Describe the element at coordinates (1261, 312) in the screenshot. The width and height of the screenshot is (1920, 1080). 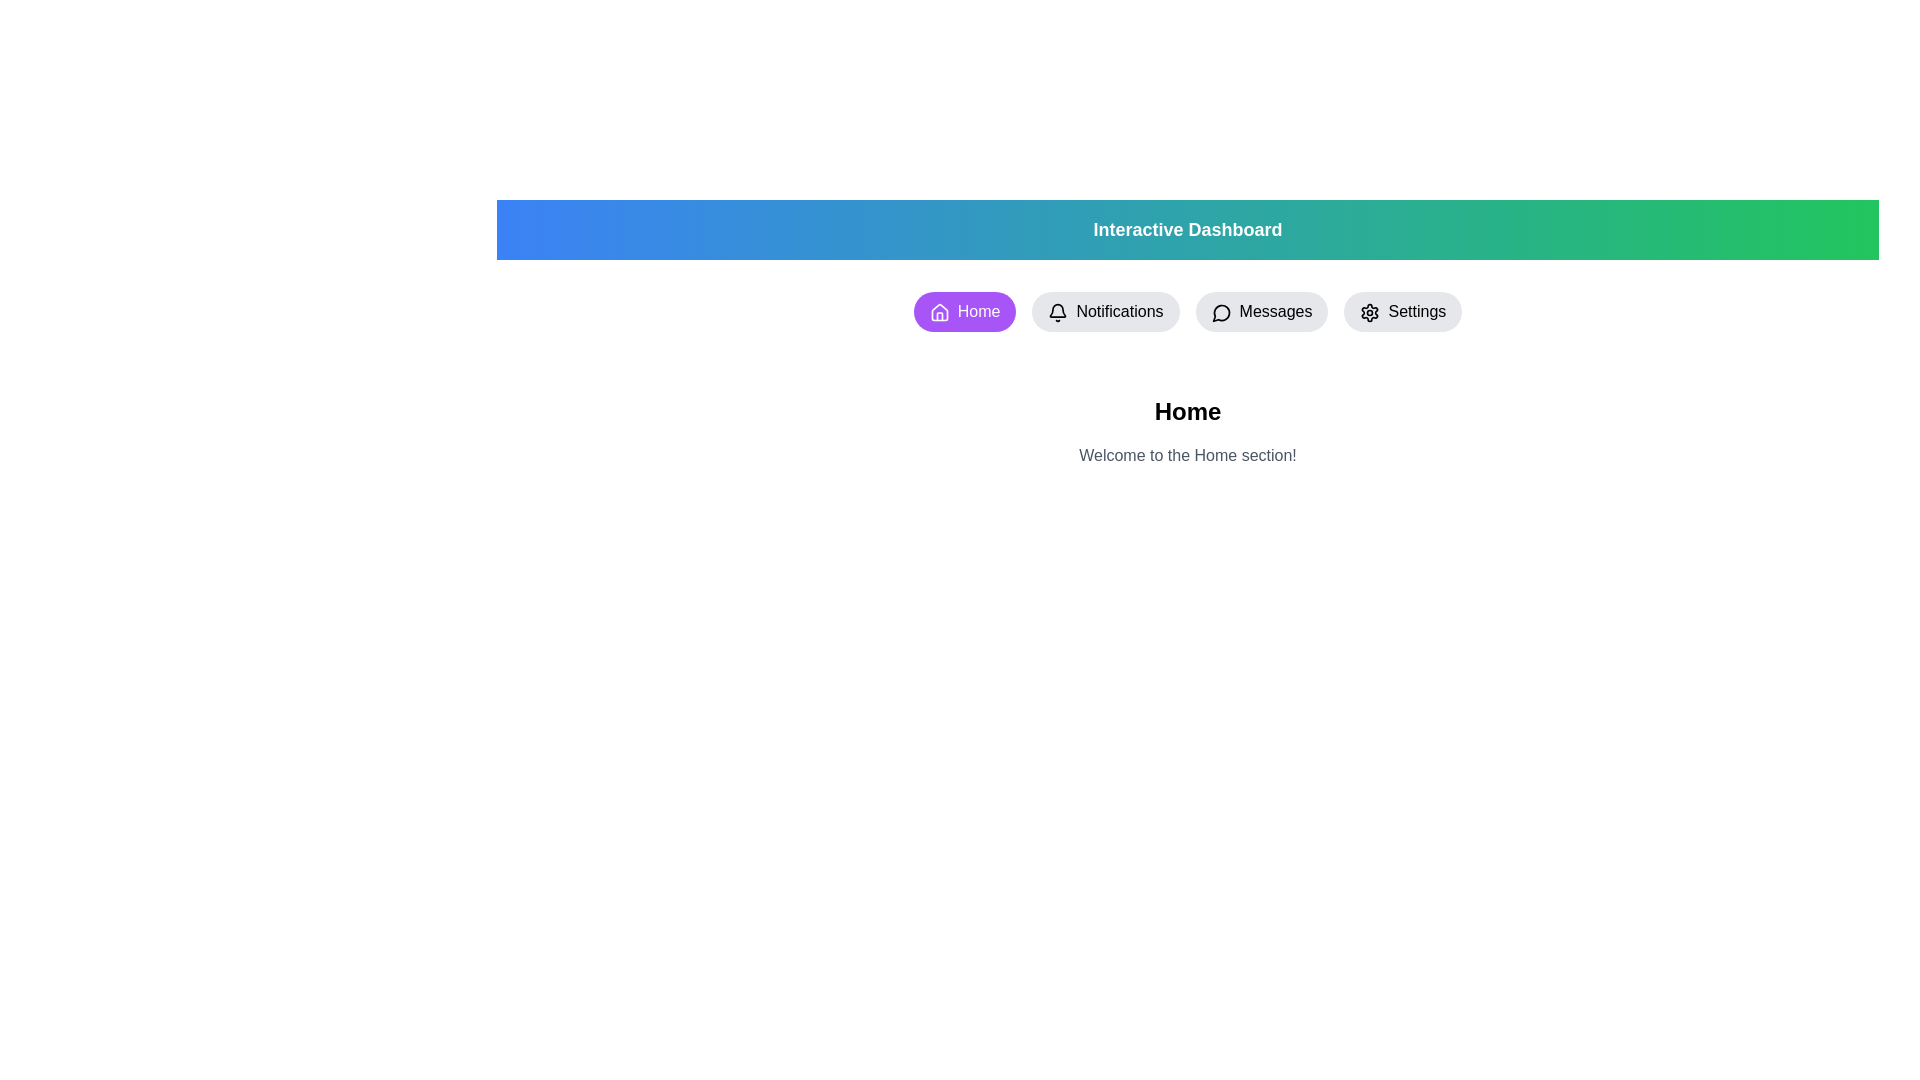
I see `the tab labeled Messages to view its content` at that location.